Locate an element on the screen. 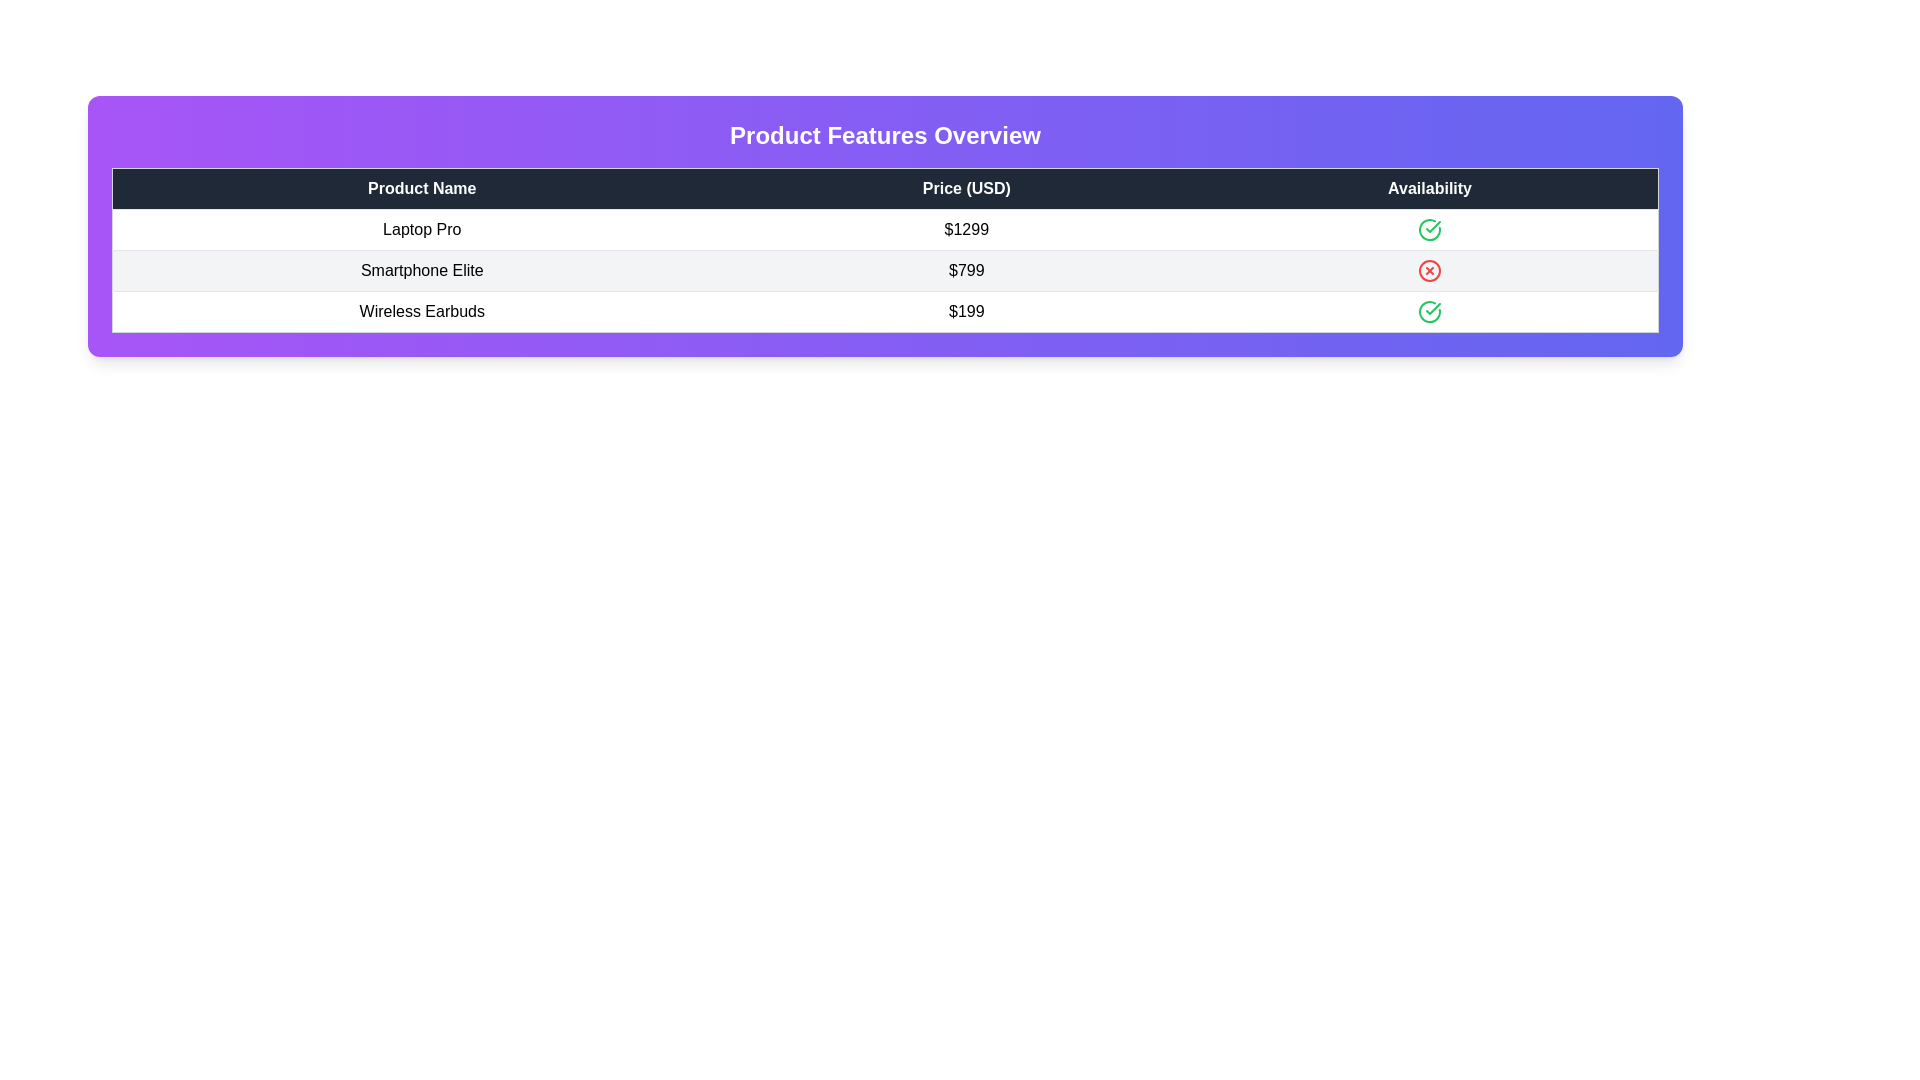  the Status indicator for the 'Smartphone Elite' product, which denotes its unavailability status and is located in the third column under the 'Availability' header is located at coordinates (1429, 270).